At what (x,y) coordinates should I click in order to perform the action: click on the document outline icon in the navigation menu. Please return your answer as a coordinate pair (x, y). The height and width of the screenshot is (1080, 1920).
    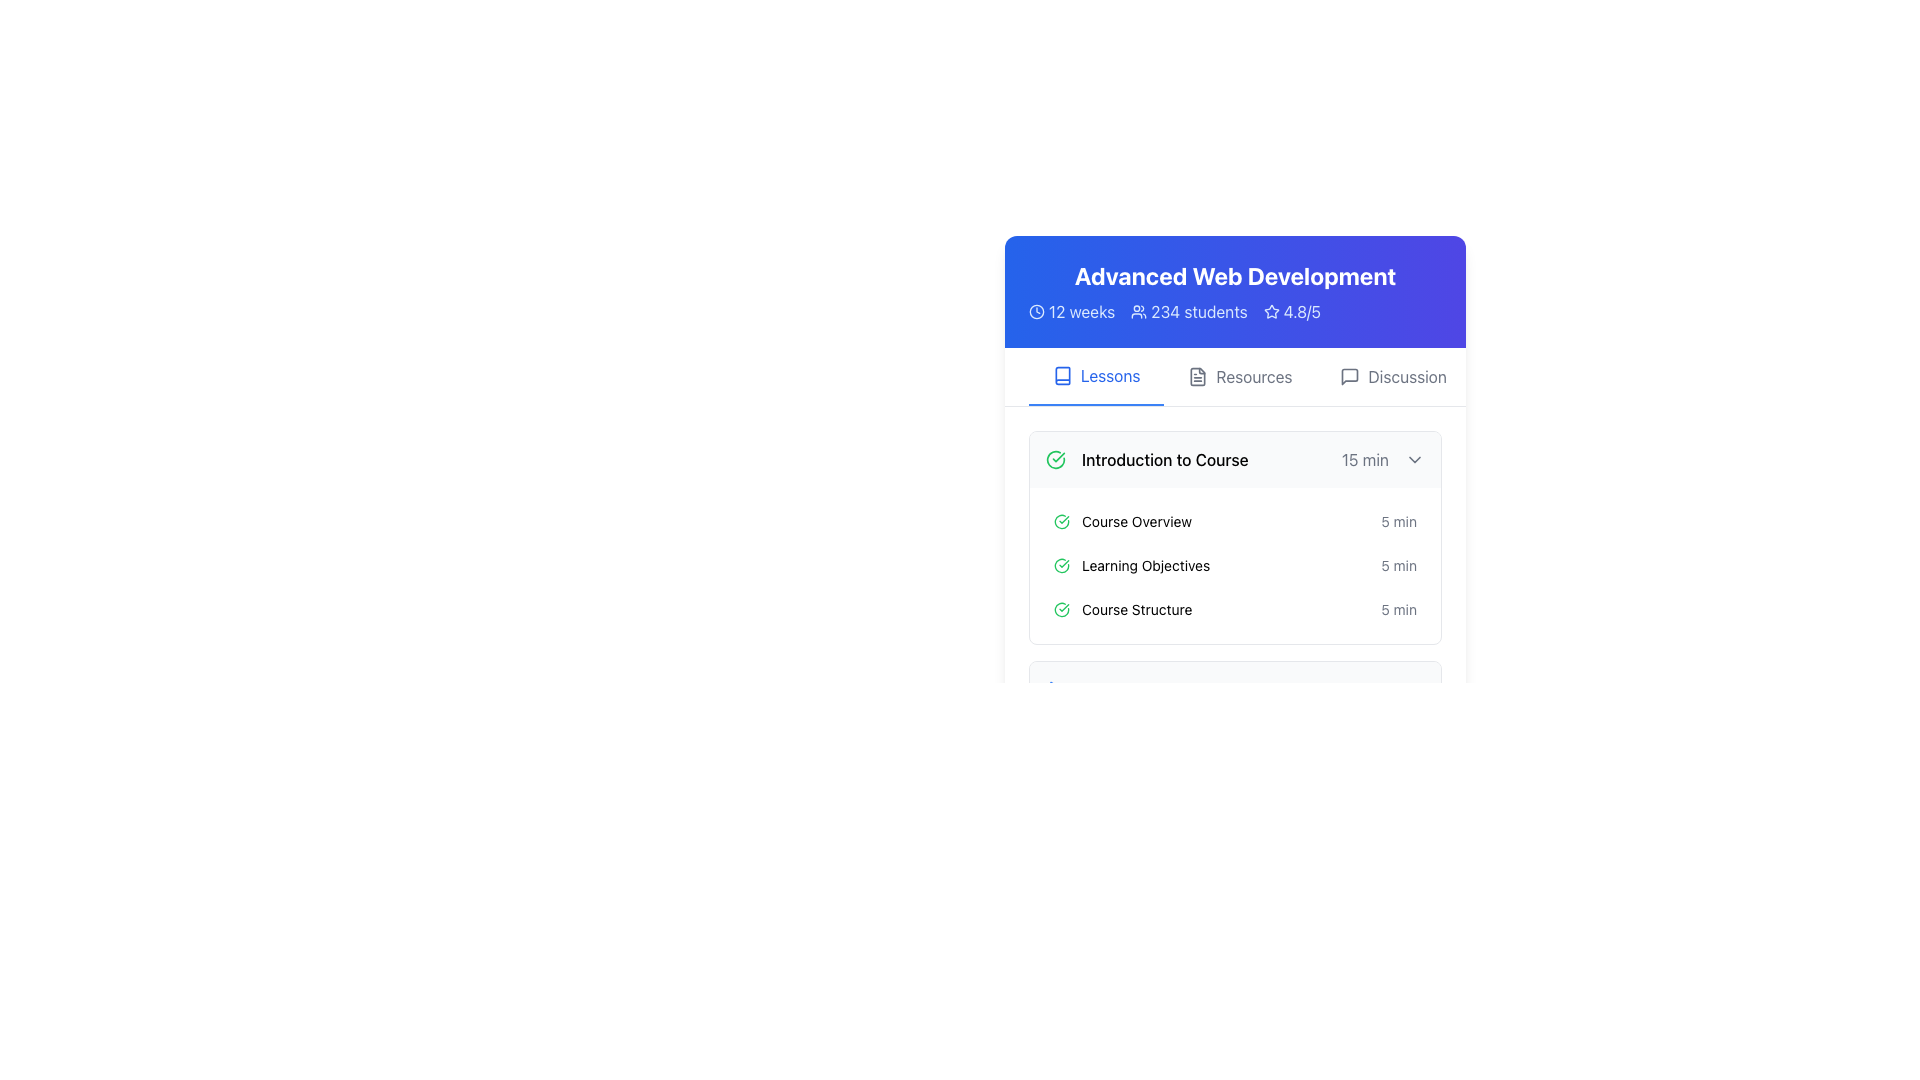
    Looking at the image, I should click on (1198, 377).